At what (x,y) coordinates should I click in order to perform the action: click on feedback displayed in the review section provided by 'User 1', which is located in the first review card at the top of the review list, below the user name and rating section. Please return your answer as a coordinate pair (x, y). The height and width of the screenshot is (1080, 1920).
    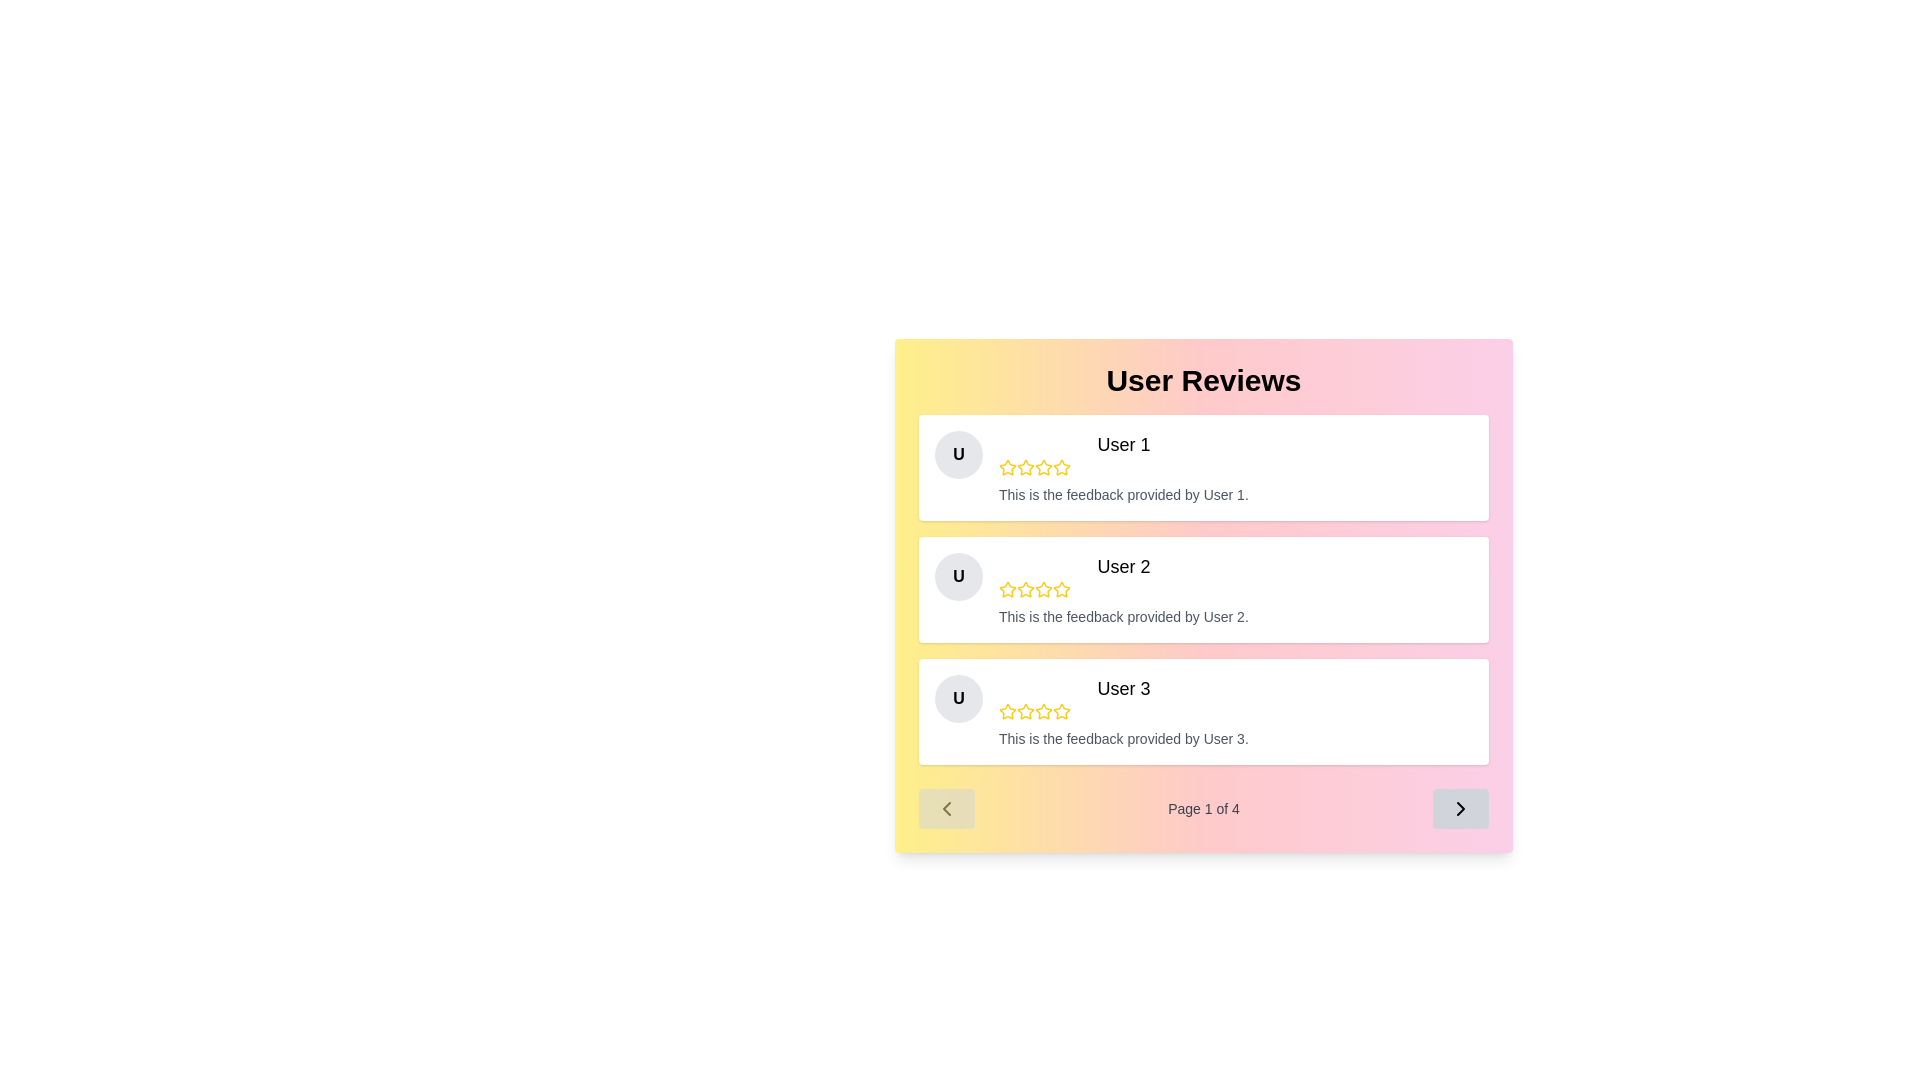
    Looking at the image, I should click on (1123, 494).